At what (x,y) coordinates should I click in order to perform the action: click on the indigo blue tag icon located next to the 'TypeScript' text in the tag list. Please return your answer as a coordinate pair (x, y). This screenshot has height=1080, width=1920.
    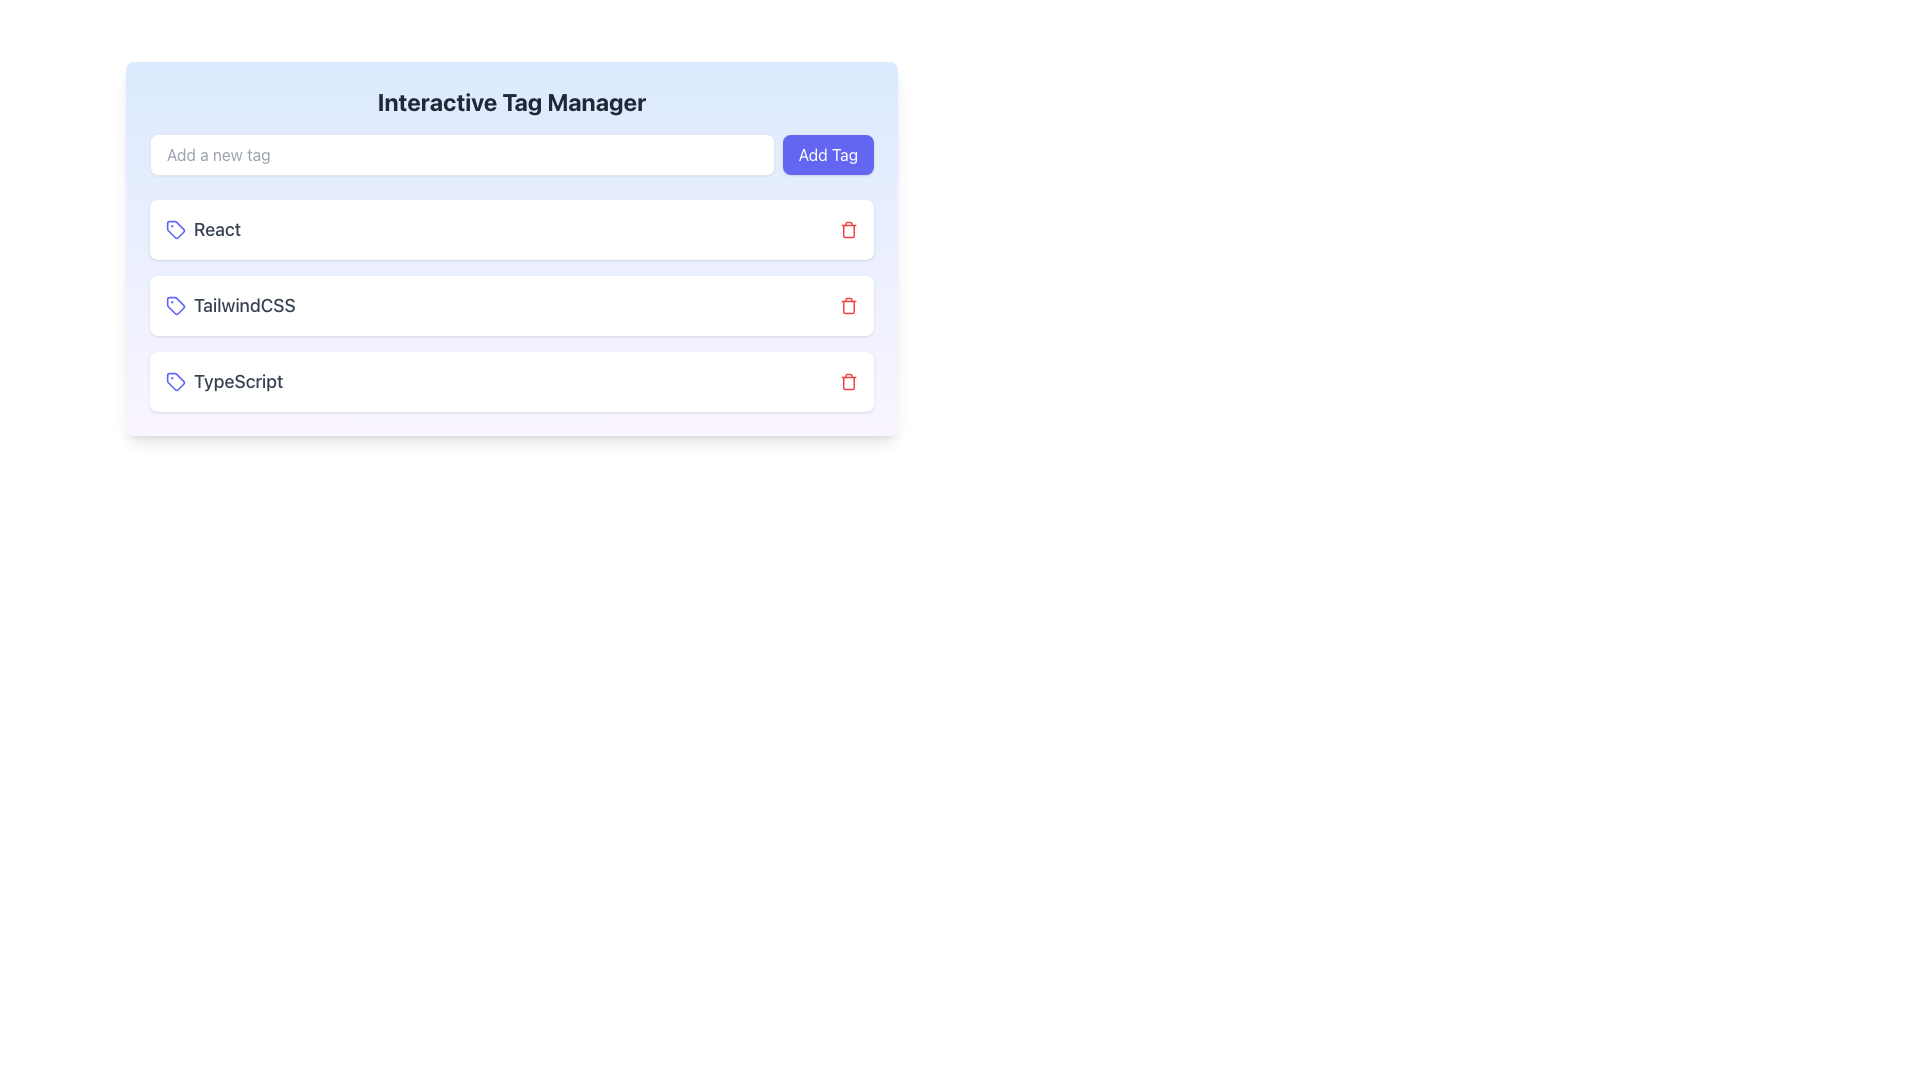
    Looking at the image, I should click on (176, 381).